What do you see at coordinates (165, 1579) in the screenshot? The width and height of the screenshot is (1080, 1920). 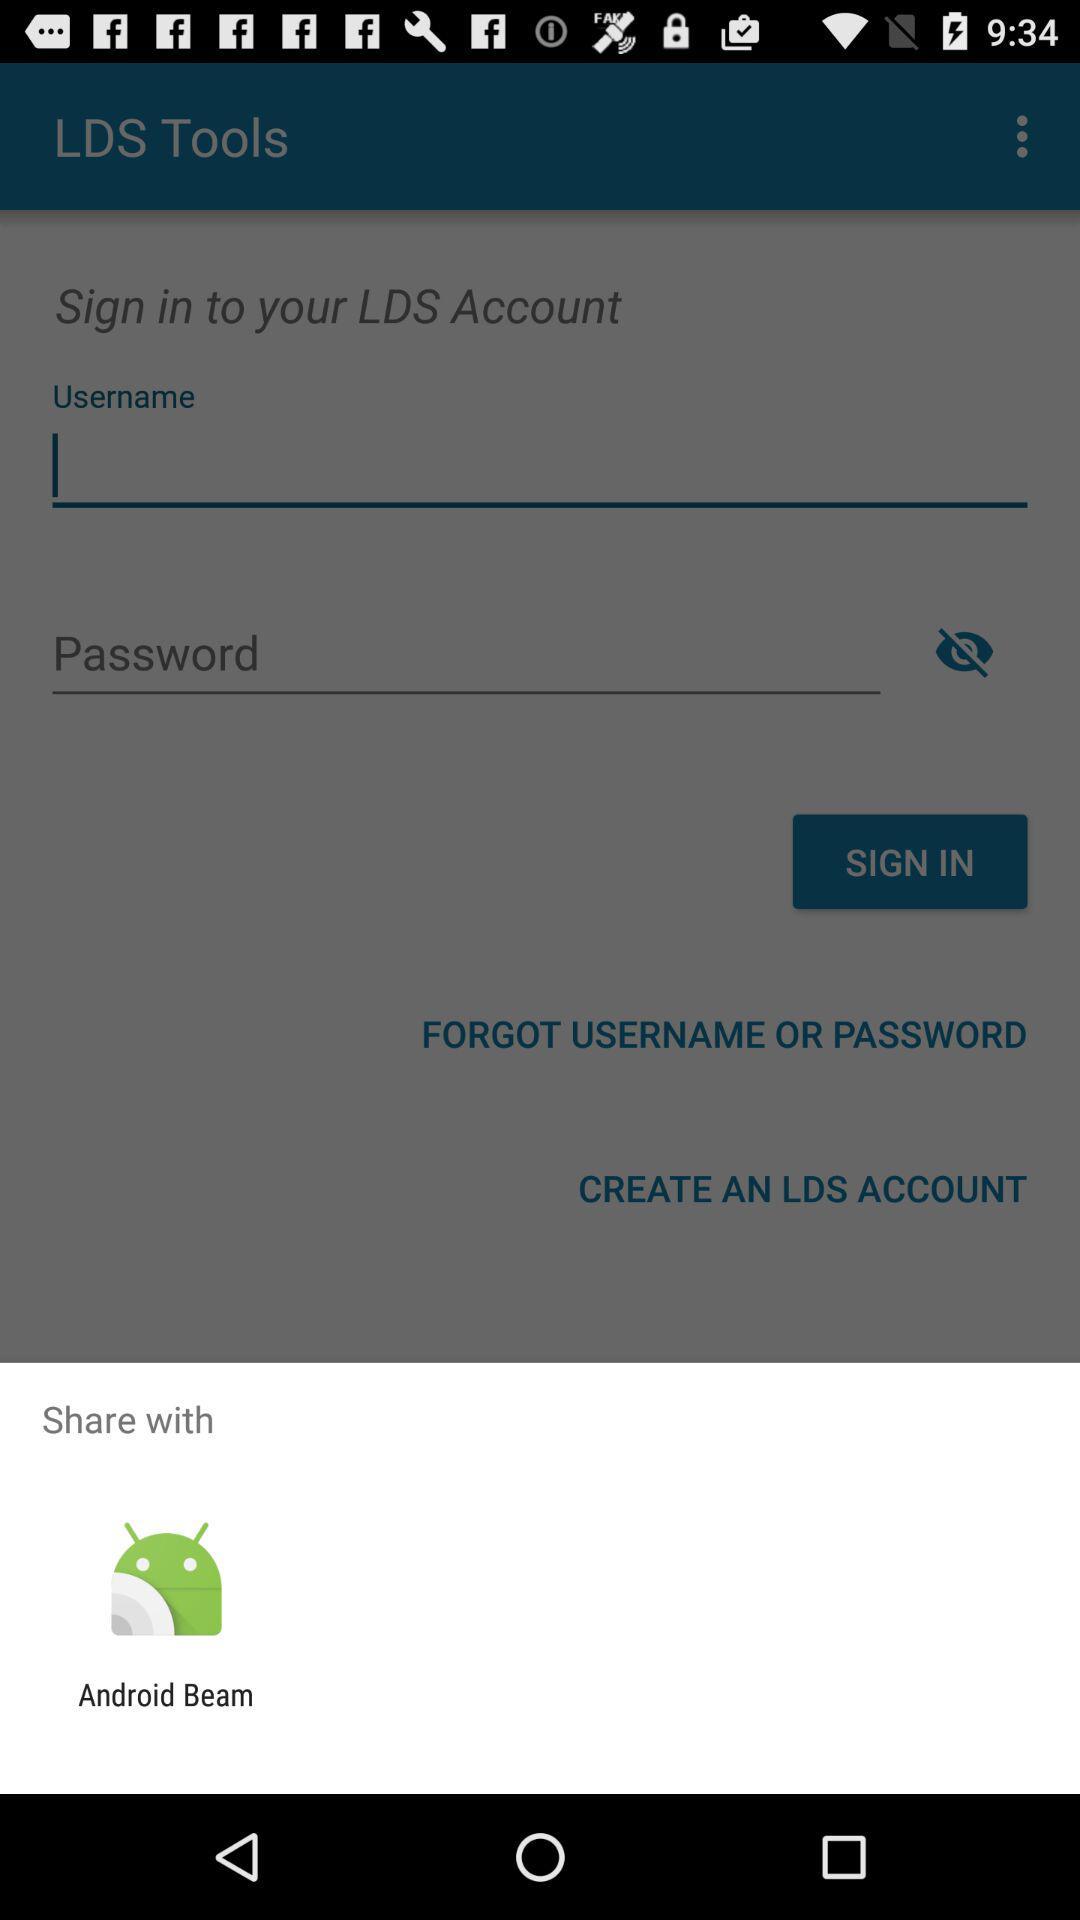 I see `the app below share with` at bounding box center [165, 1579].